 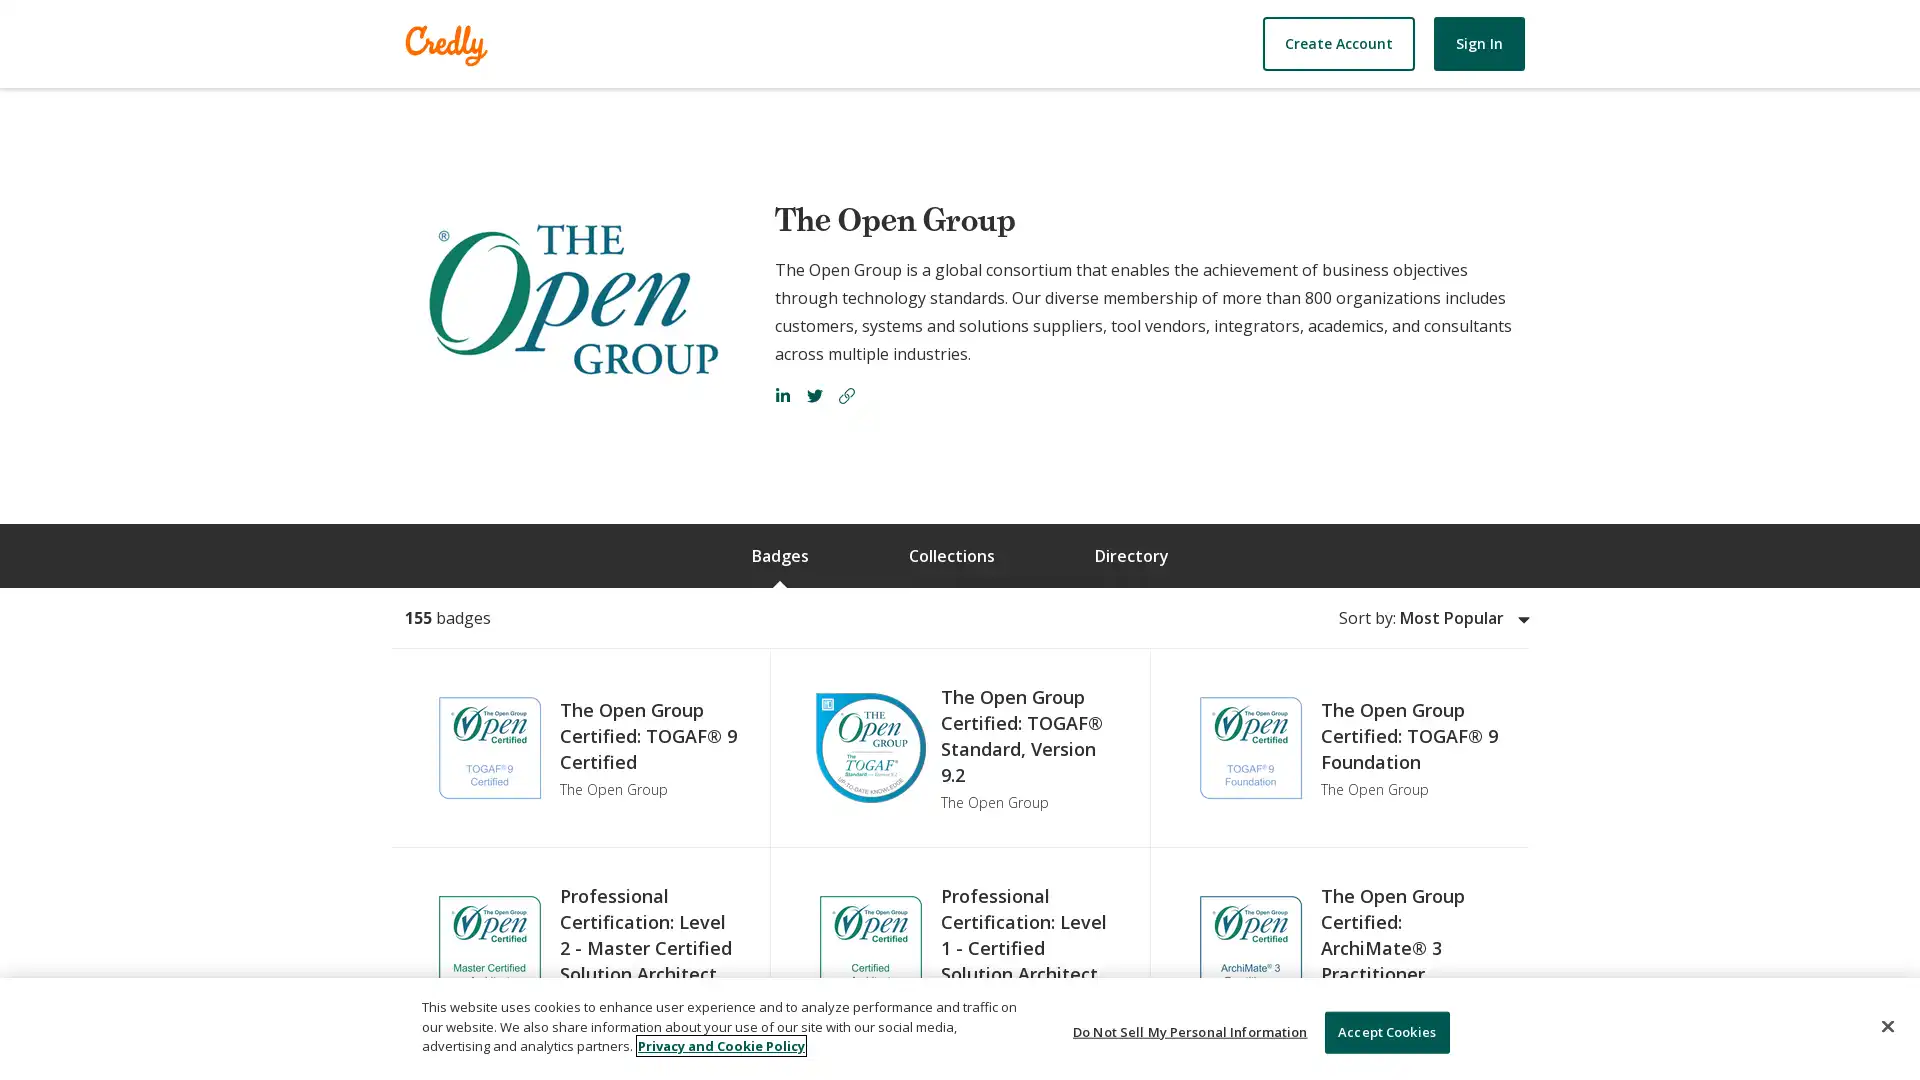 I want to click on Accept Cookies, so click(x=1385, y=1032).